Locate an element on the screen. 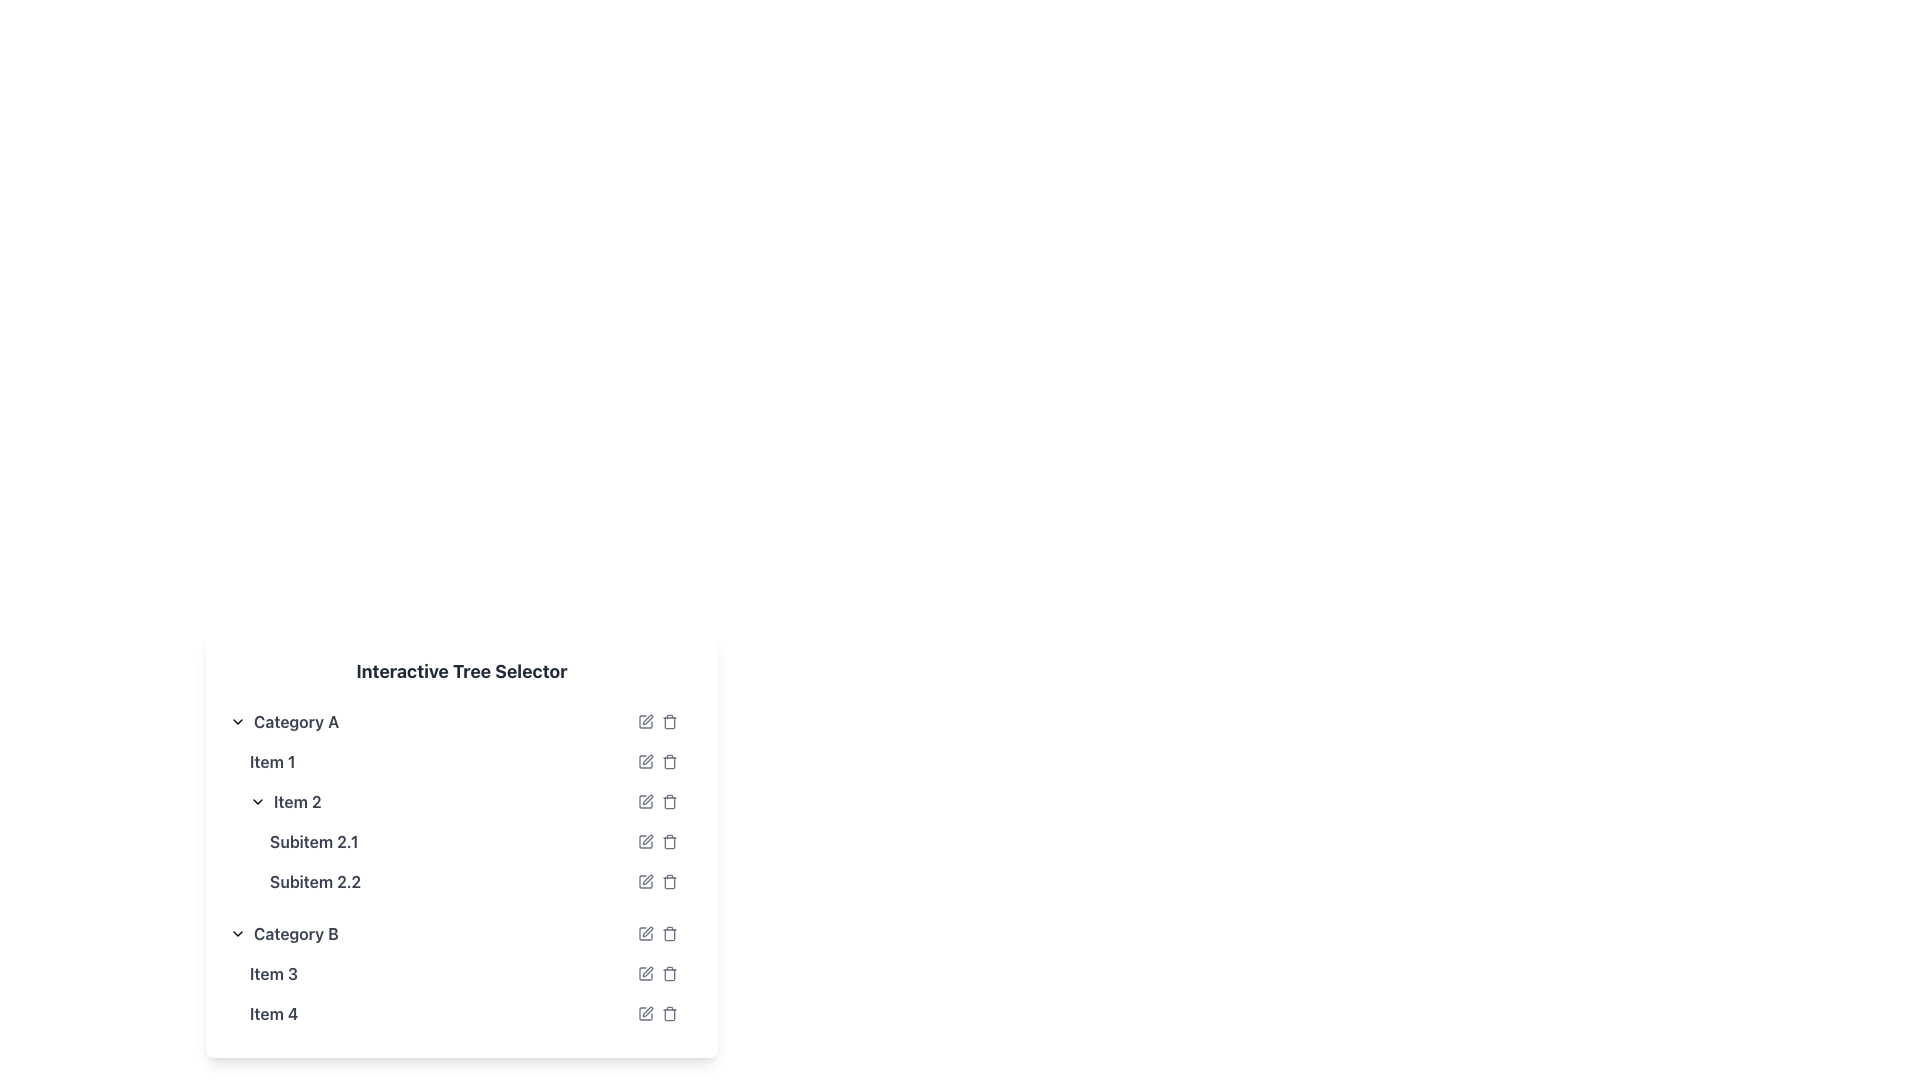 This screenshot has height=1080, width=1920. the delete icon located on the far right of the row containing the text label 'Item 1' is located at coordinates (657, 762).